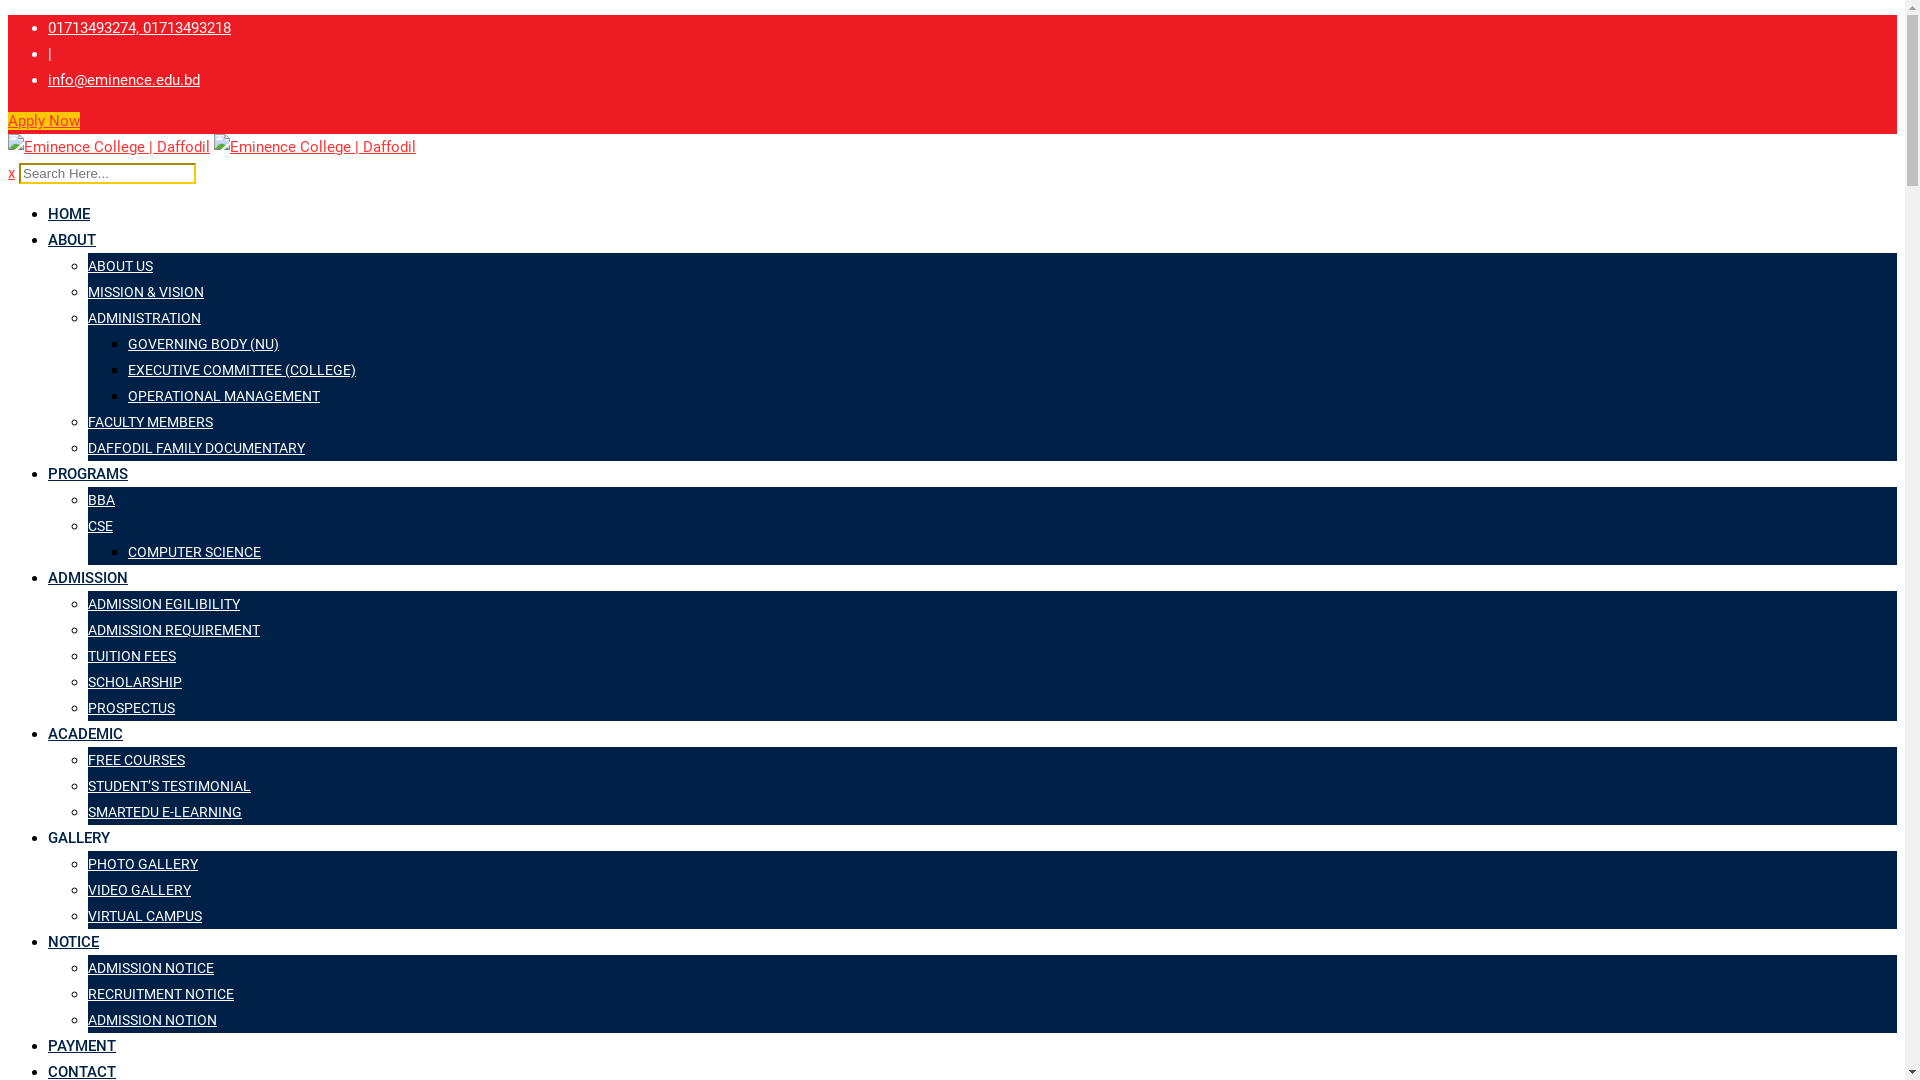 The height and width of the screenshot is (1080, 1920). I want to click on 'ADMISSION NOTION', so click(151, 1019).